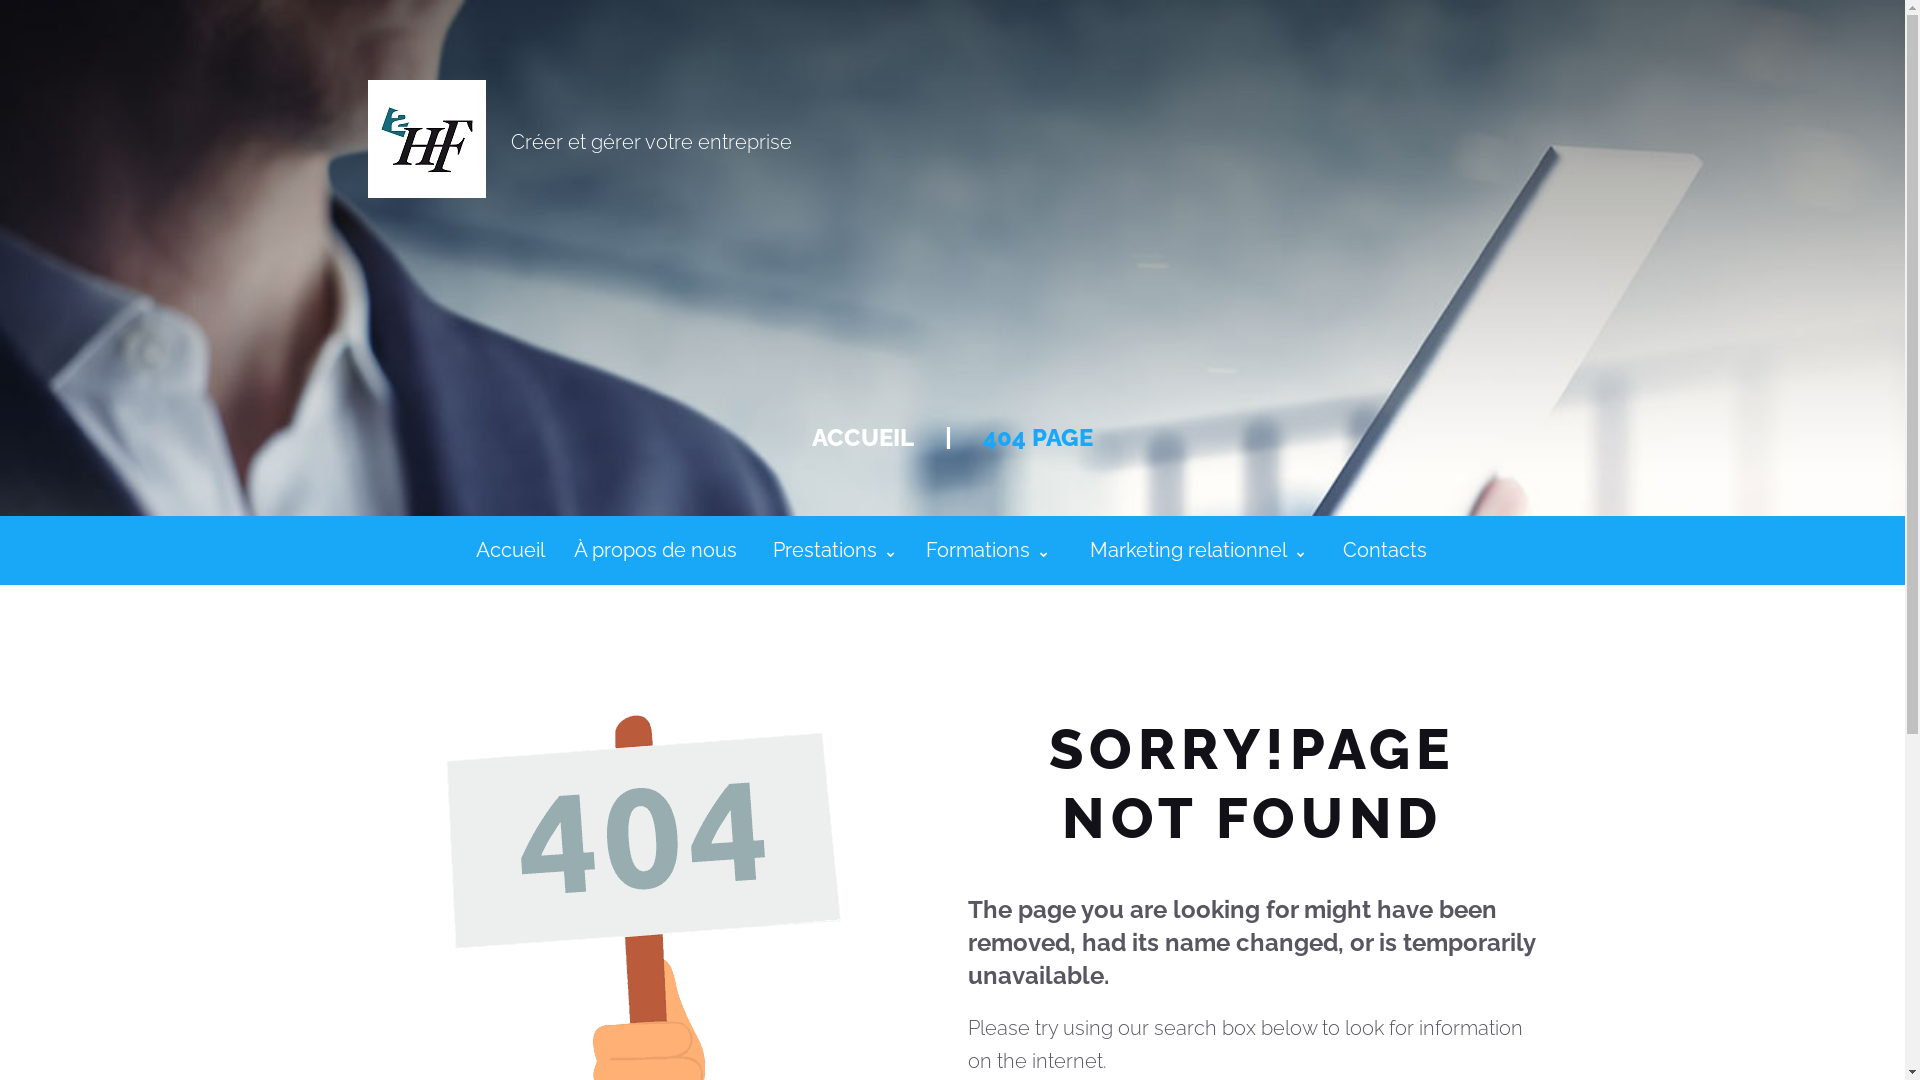  I want to click on 'Accueil', so click(510, 550).